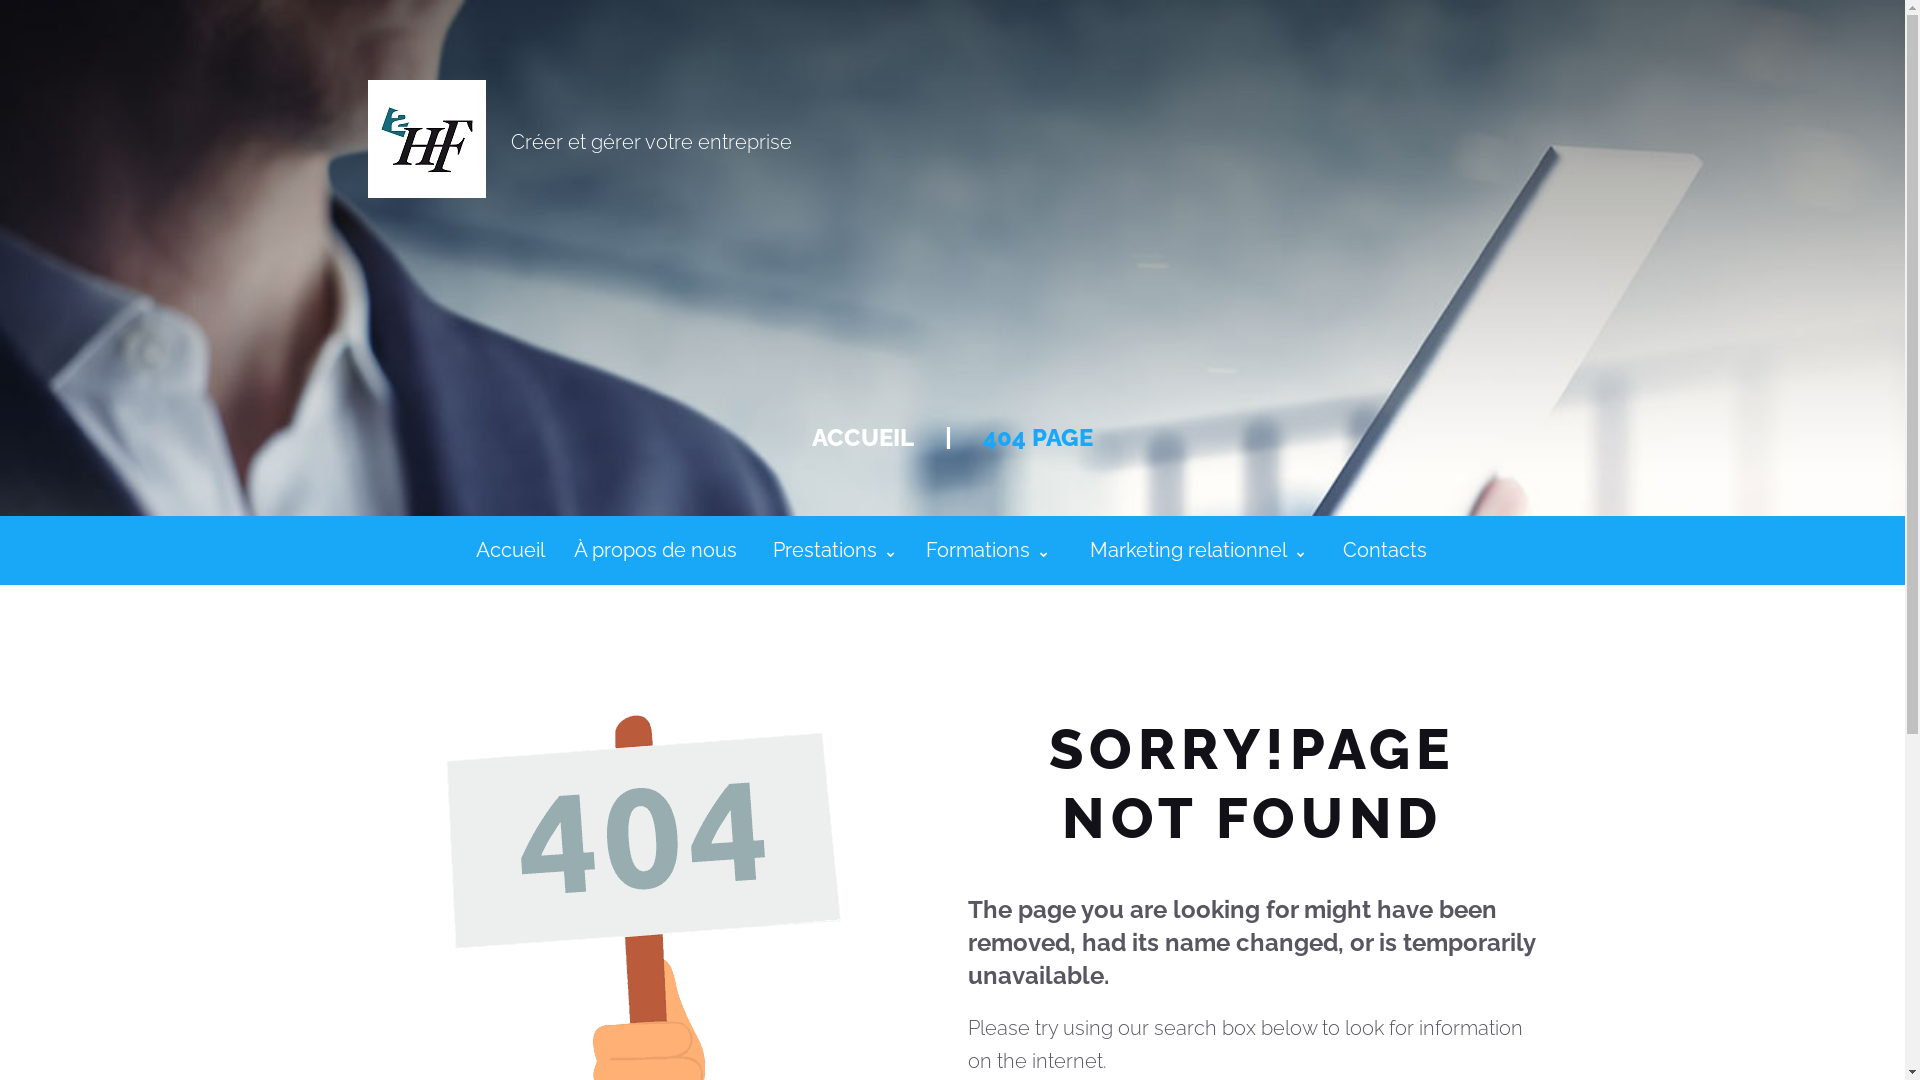  I want to click on 'Accueil', so click(510, 550).